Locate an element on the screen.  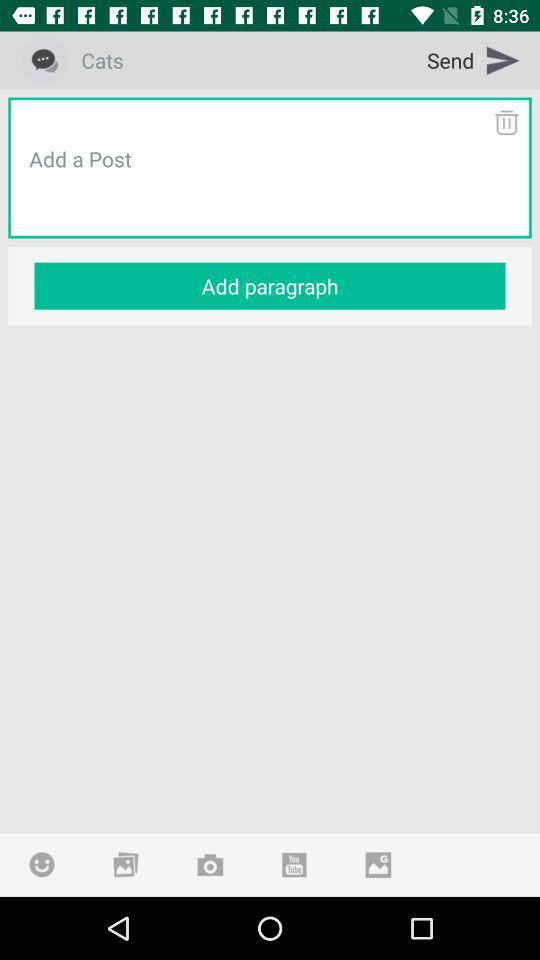
open camera is located at coordinates (209, 863).